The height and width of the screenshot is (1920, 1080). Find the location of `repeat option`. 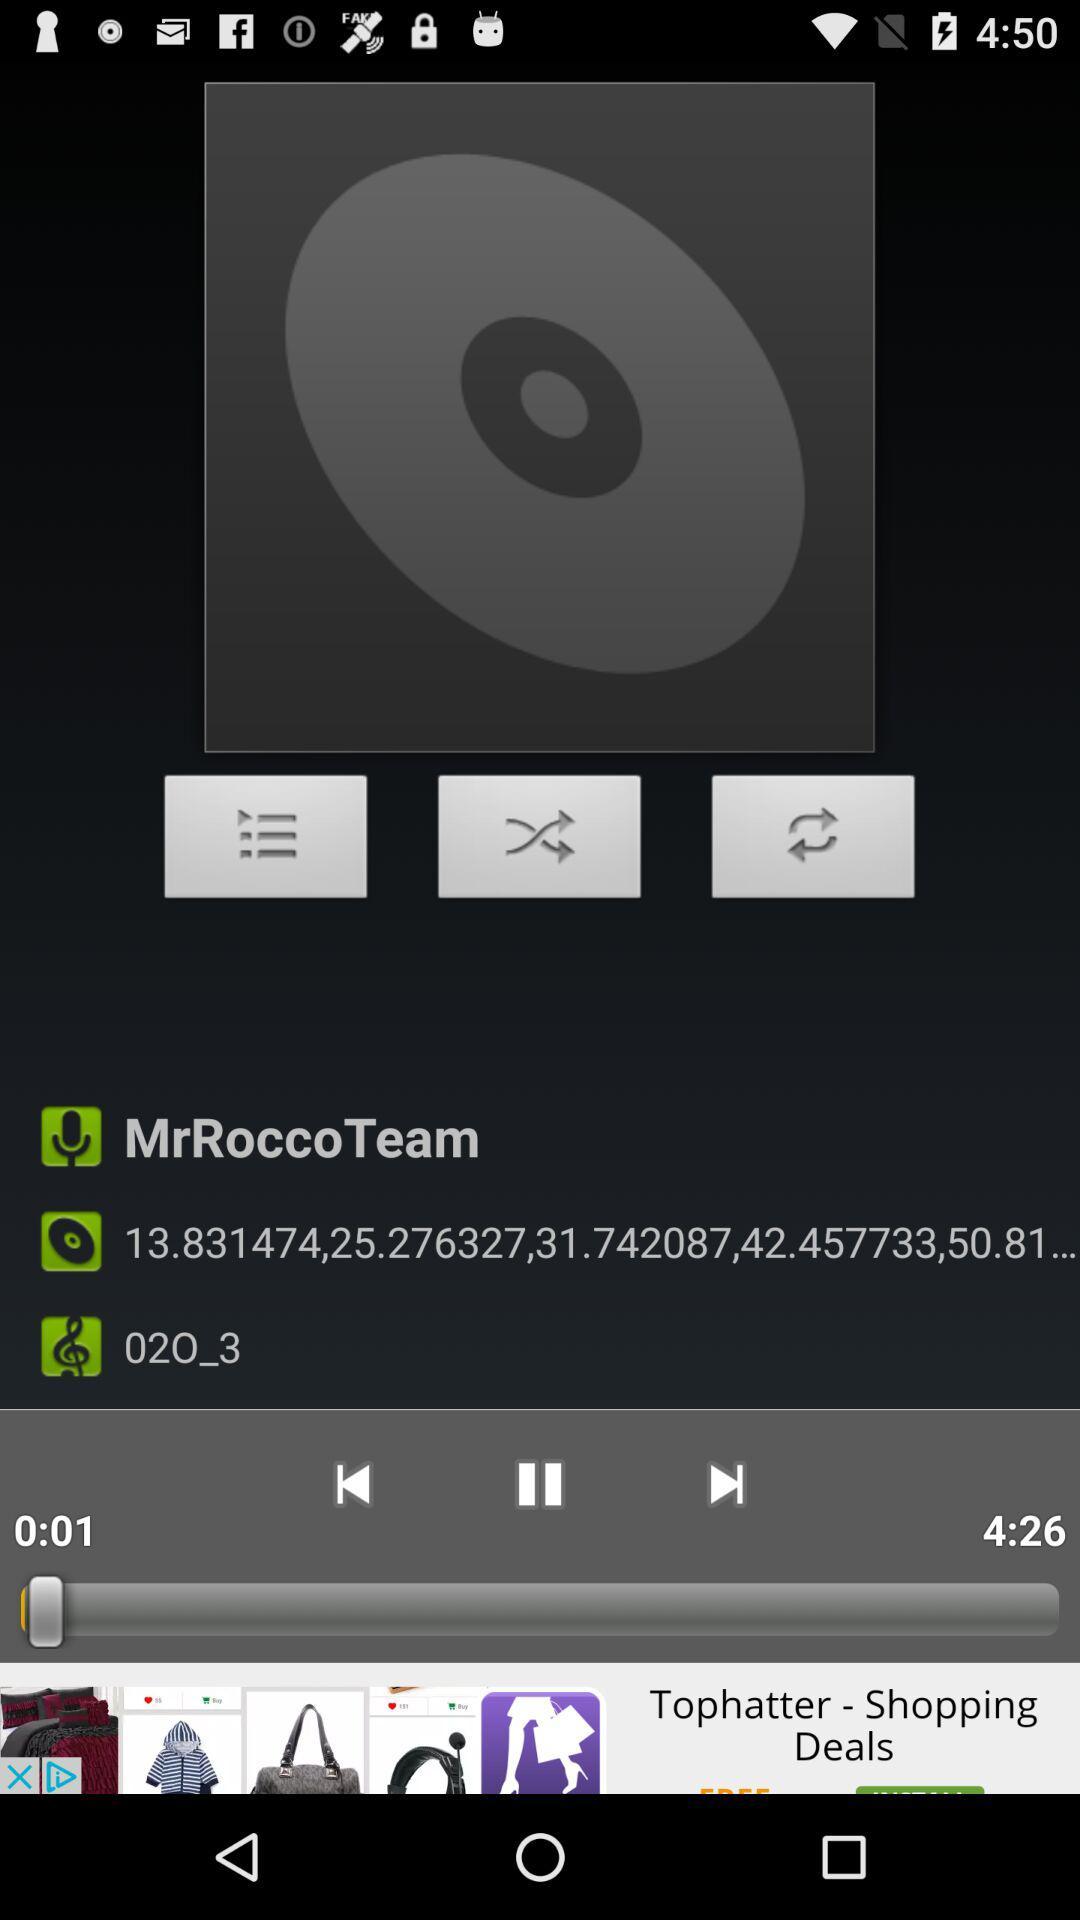

repeat option is located at coordinates (813, 842).